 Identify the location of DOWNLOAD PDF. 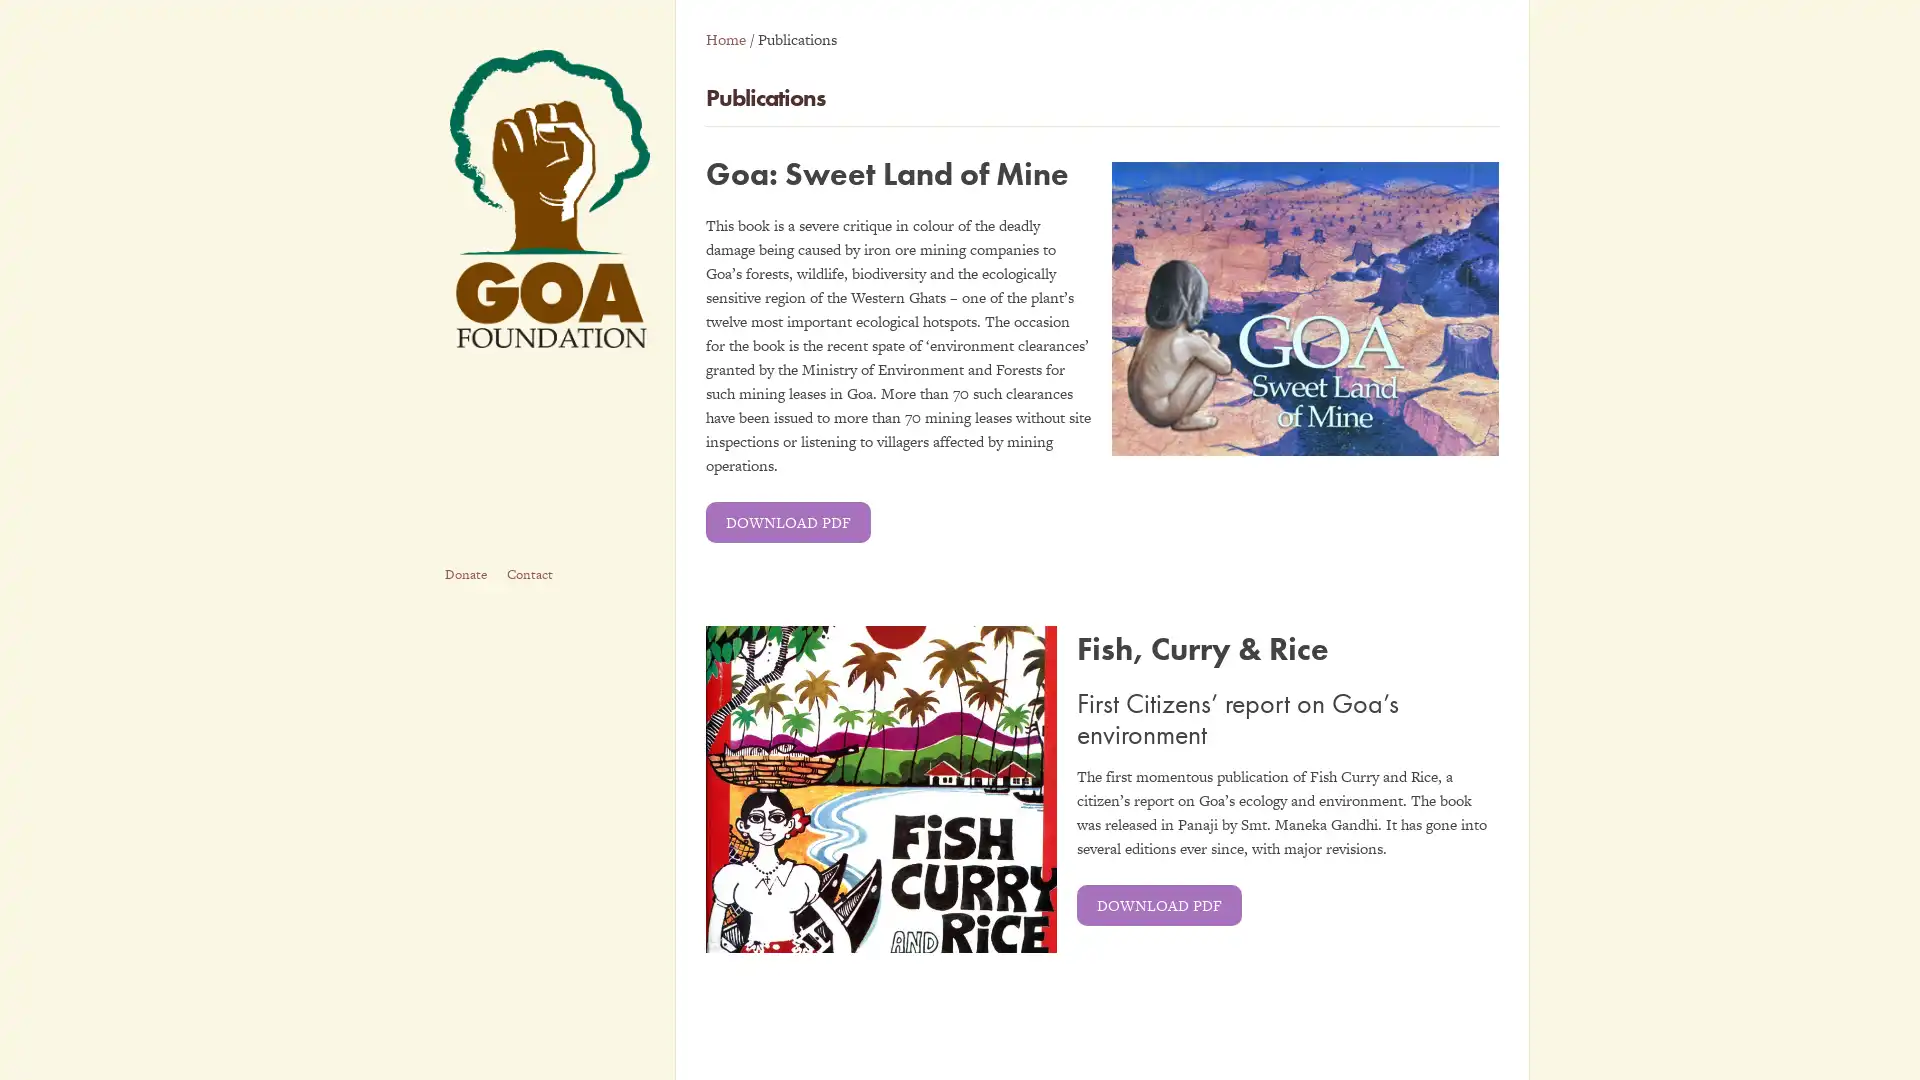
(1159, 905).